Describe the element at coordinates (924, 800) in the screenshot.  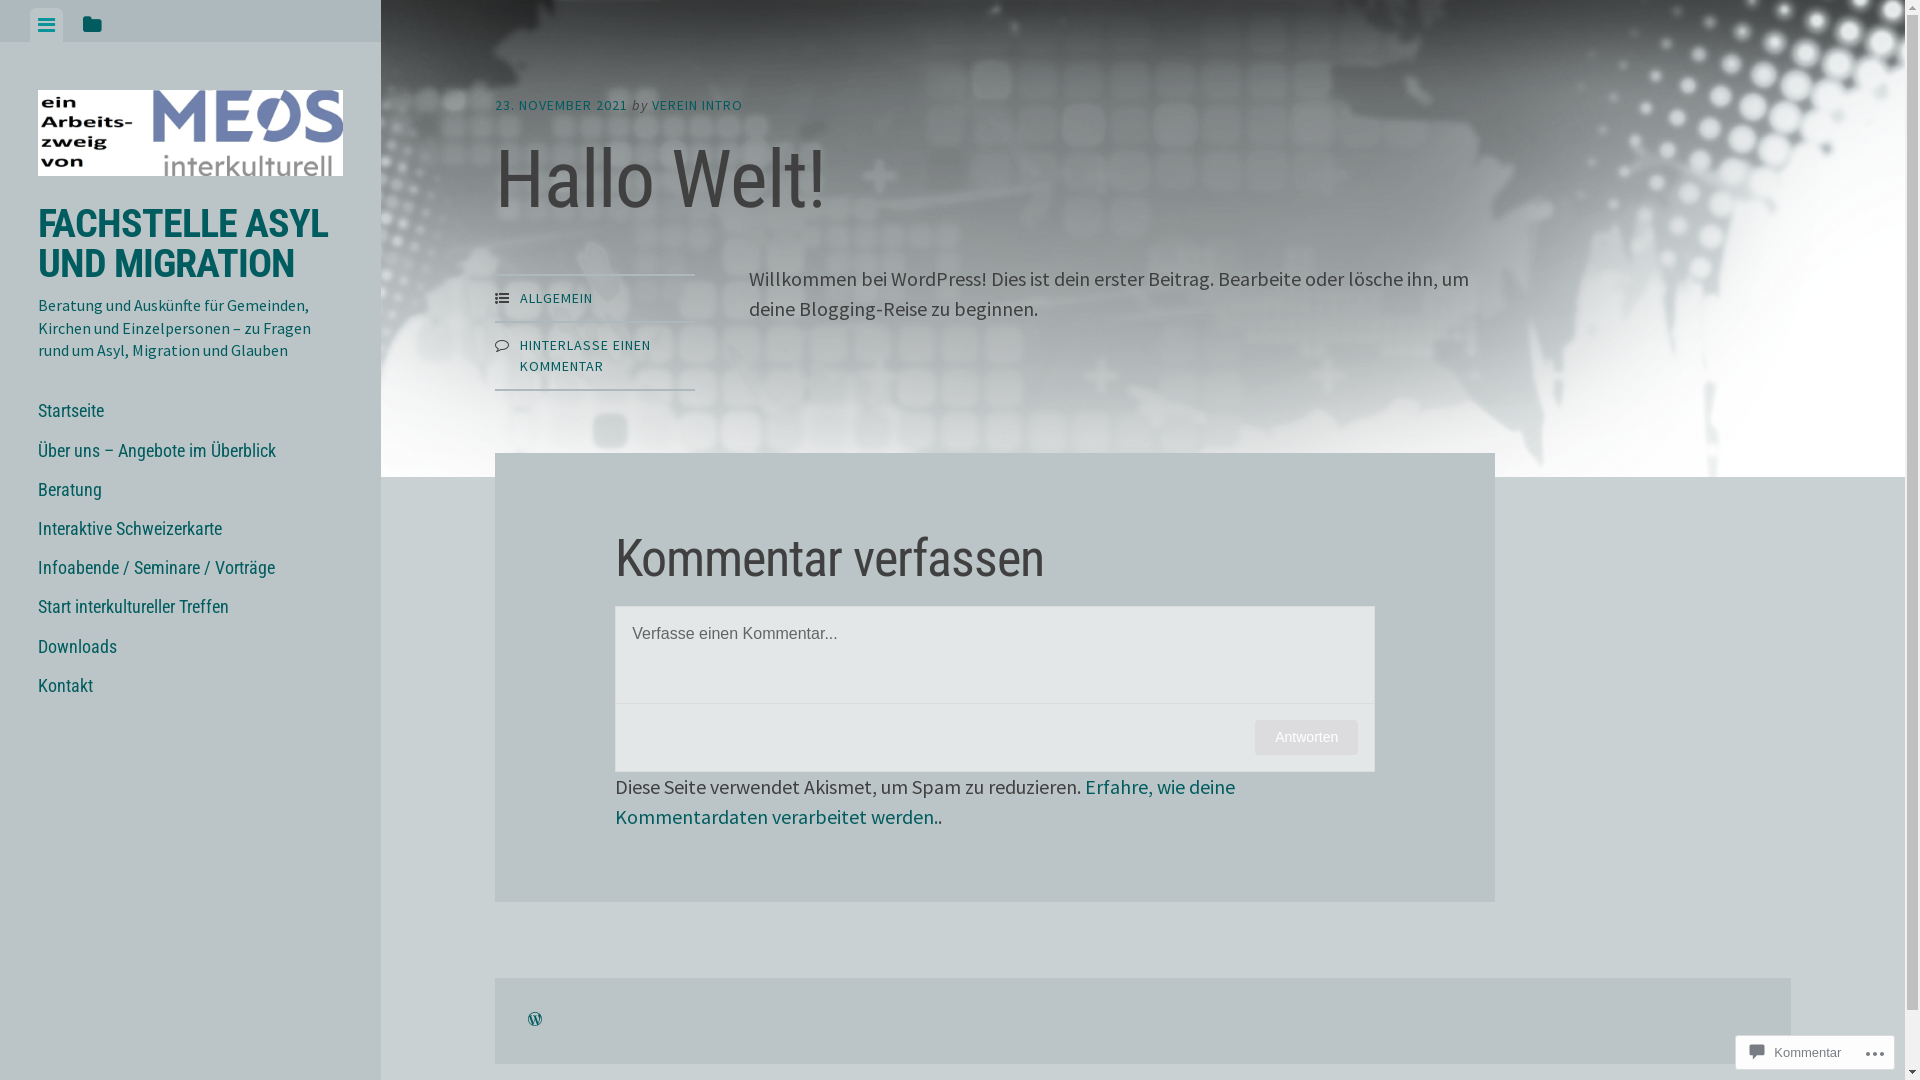
I see `'Erfahre, wie deine Kommentardaten verarbeitet werden.'` at that location.